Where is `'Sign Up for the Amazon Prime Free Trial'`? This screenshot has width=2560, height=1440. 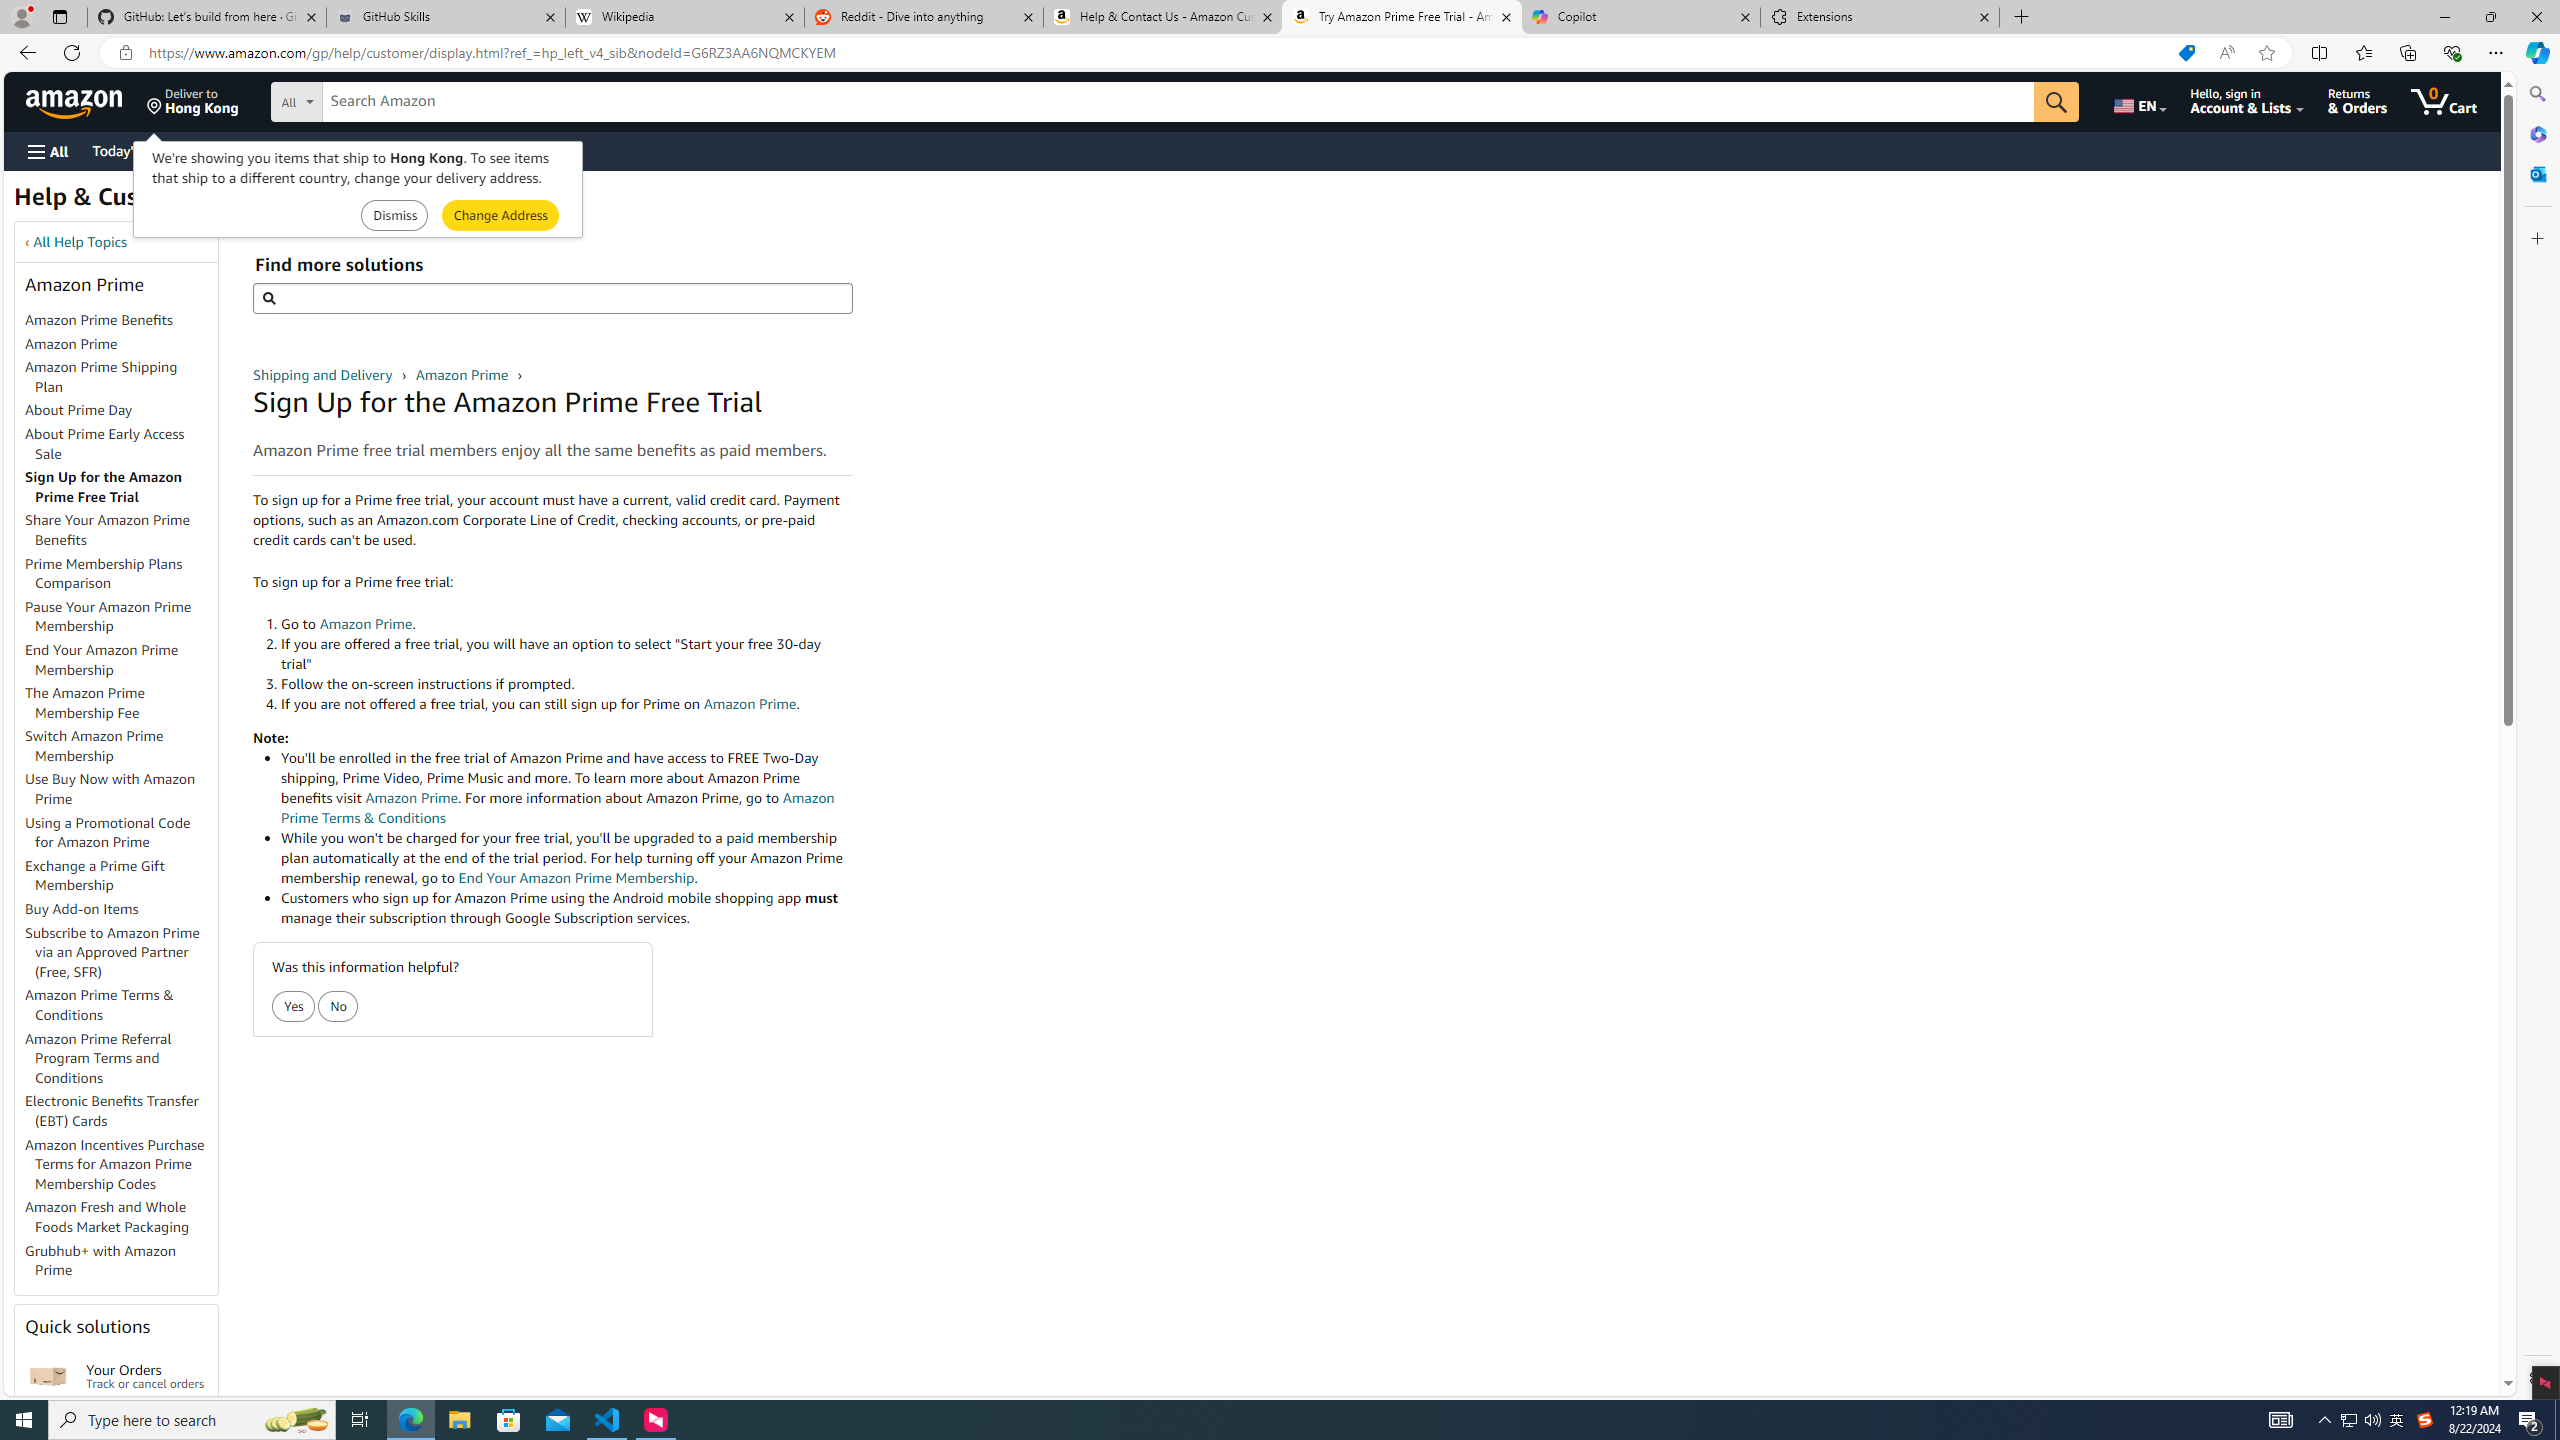
'Sign Up for the Amazon Prime Free Trial' is located at coordinates (121, 487).